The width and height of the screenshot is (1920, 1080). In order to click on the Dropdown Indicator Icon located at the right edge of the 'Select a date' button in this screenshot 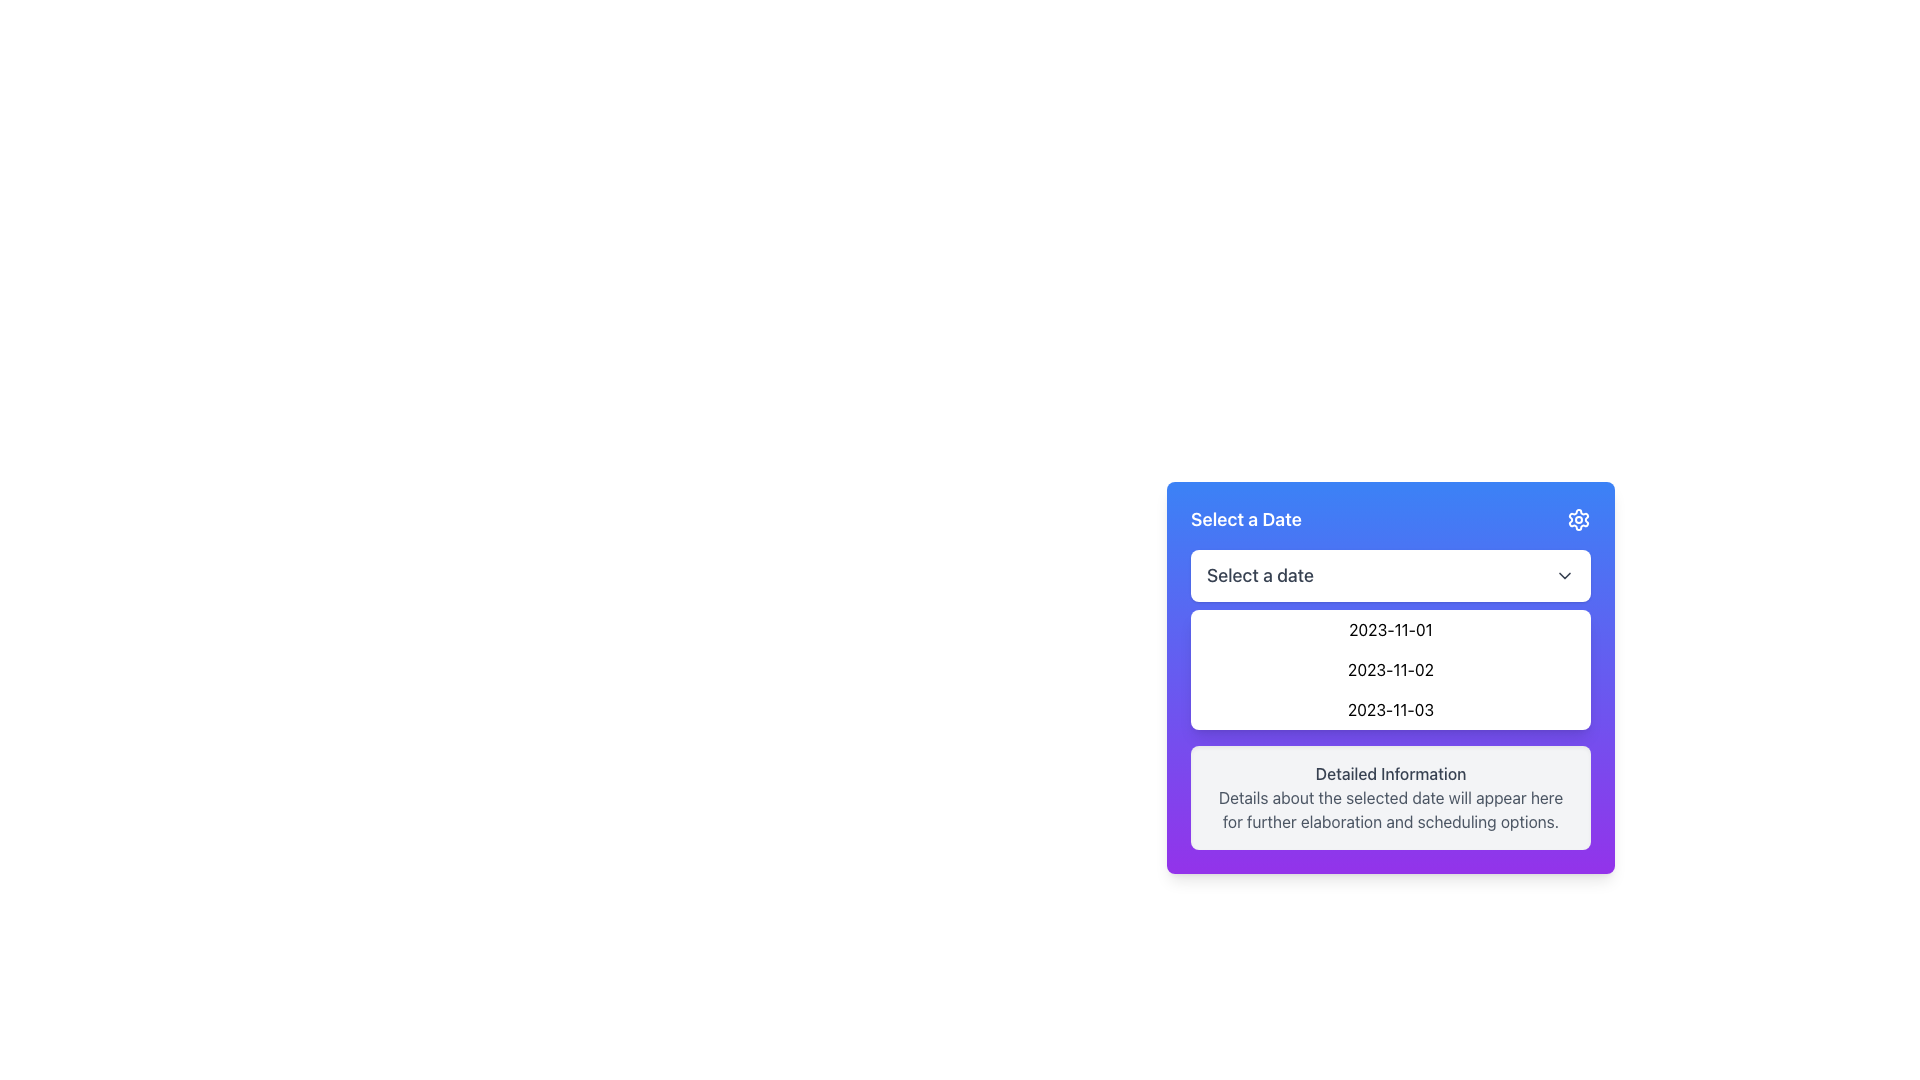, I will do `click(1563, 575)`.